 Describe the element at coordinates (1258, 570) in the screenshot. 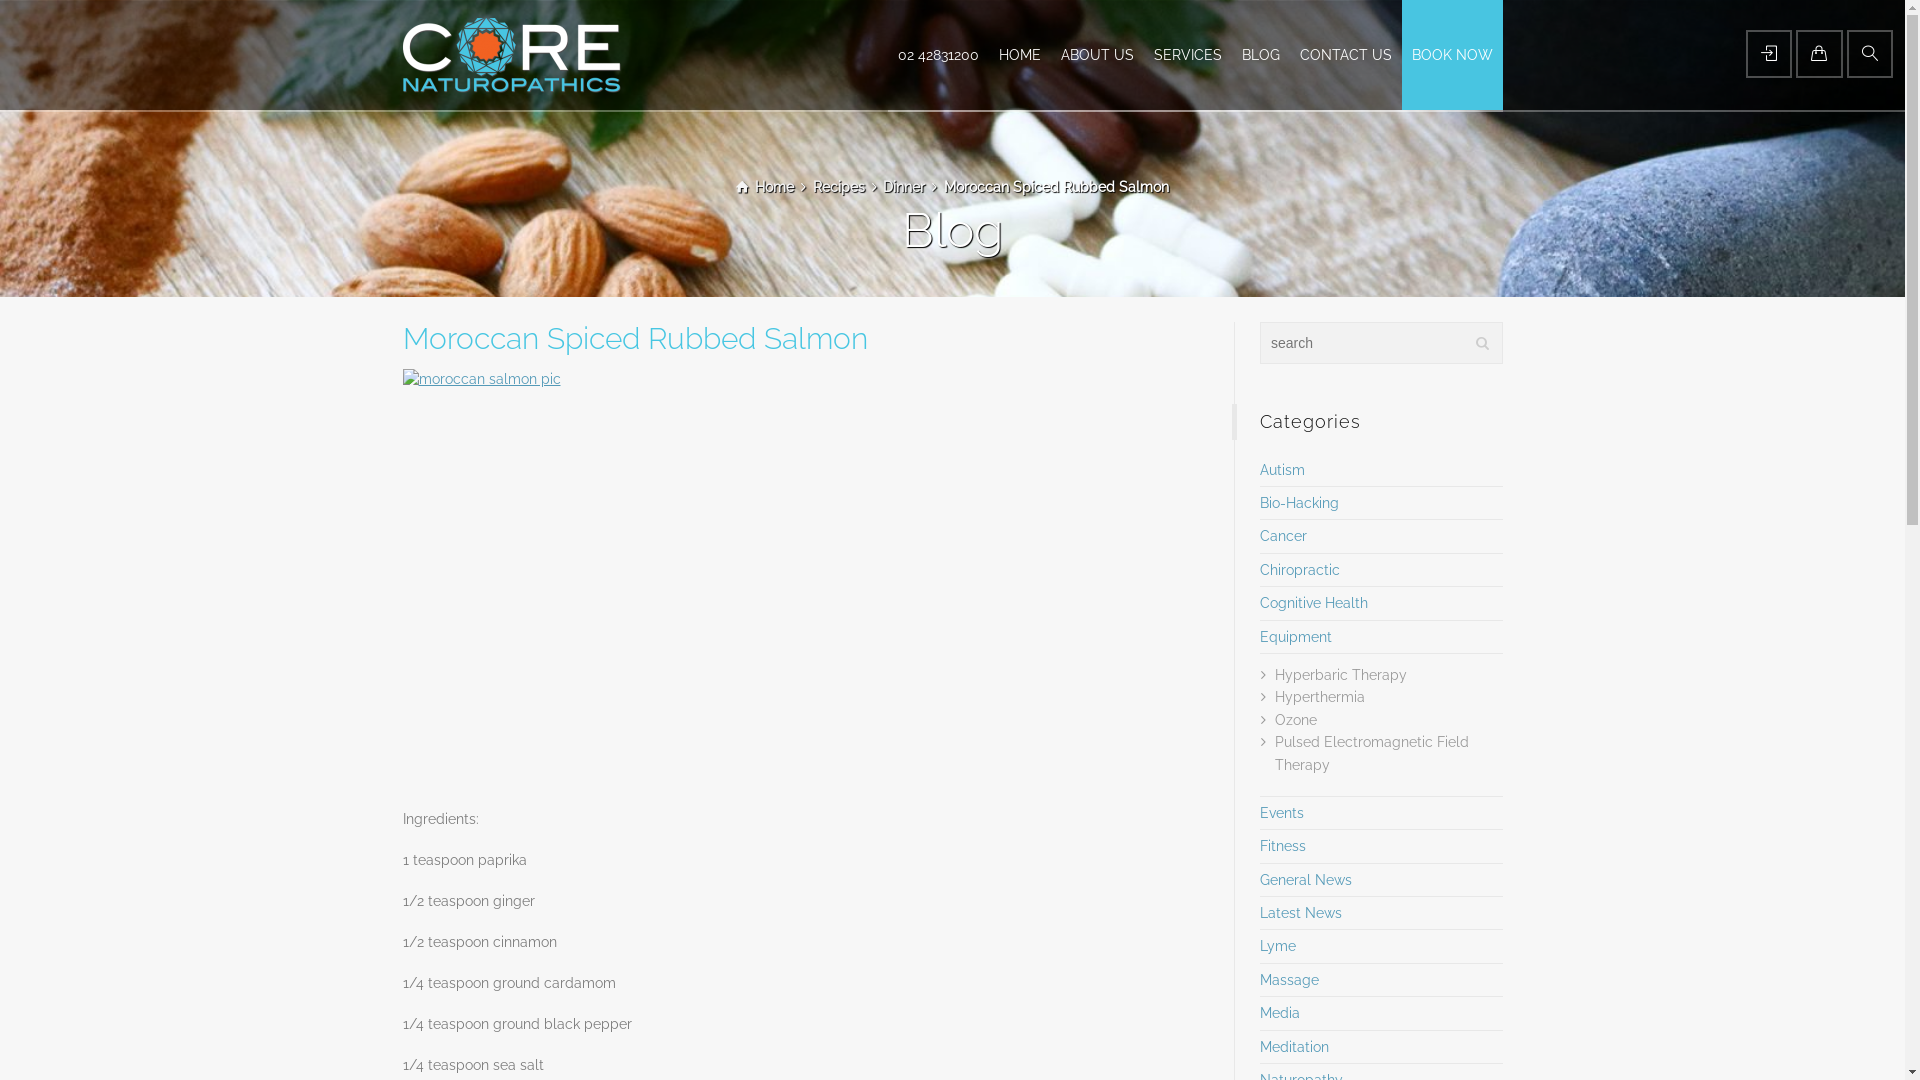

I see `'Chiropractic'` at that location.